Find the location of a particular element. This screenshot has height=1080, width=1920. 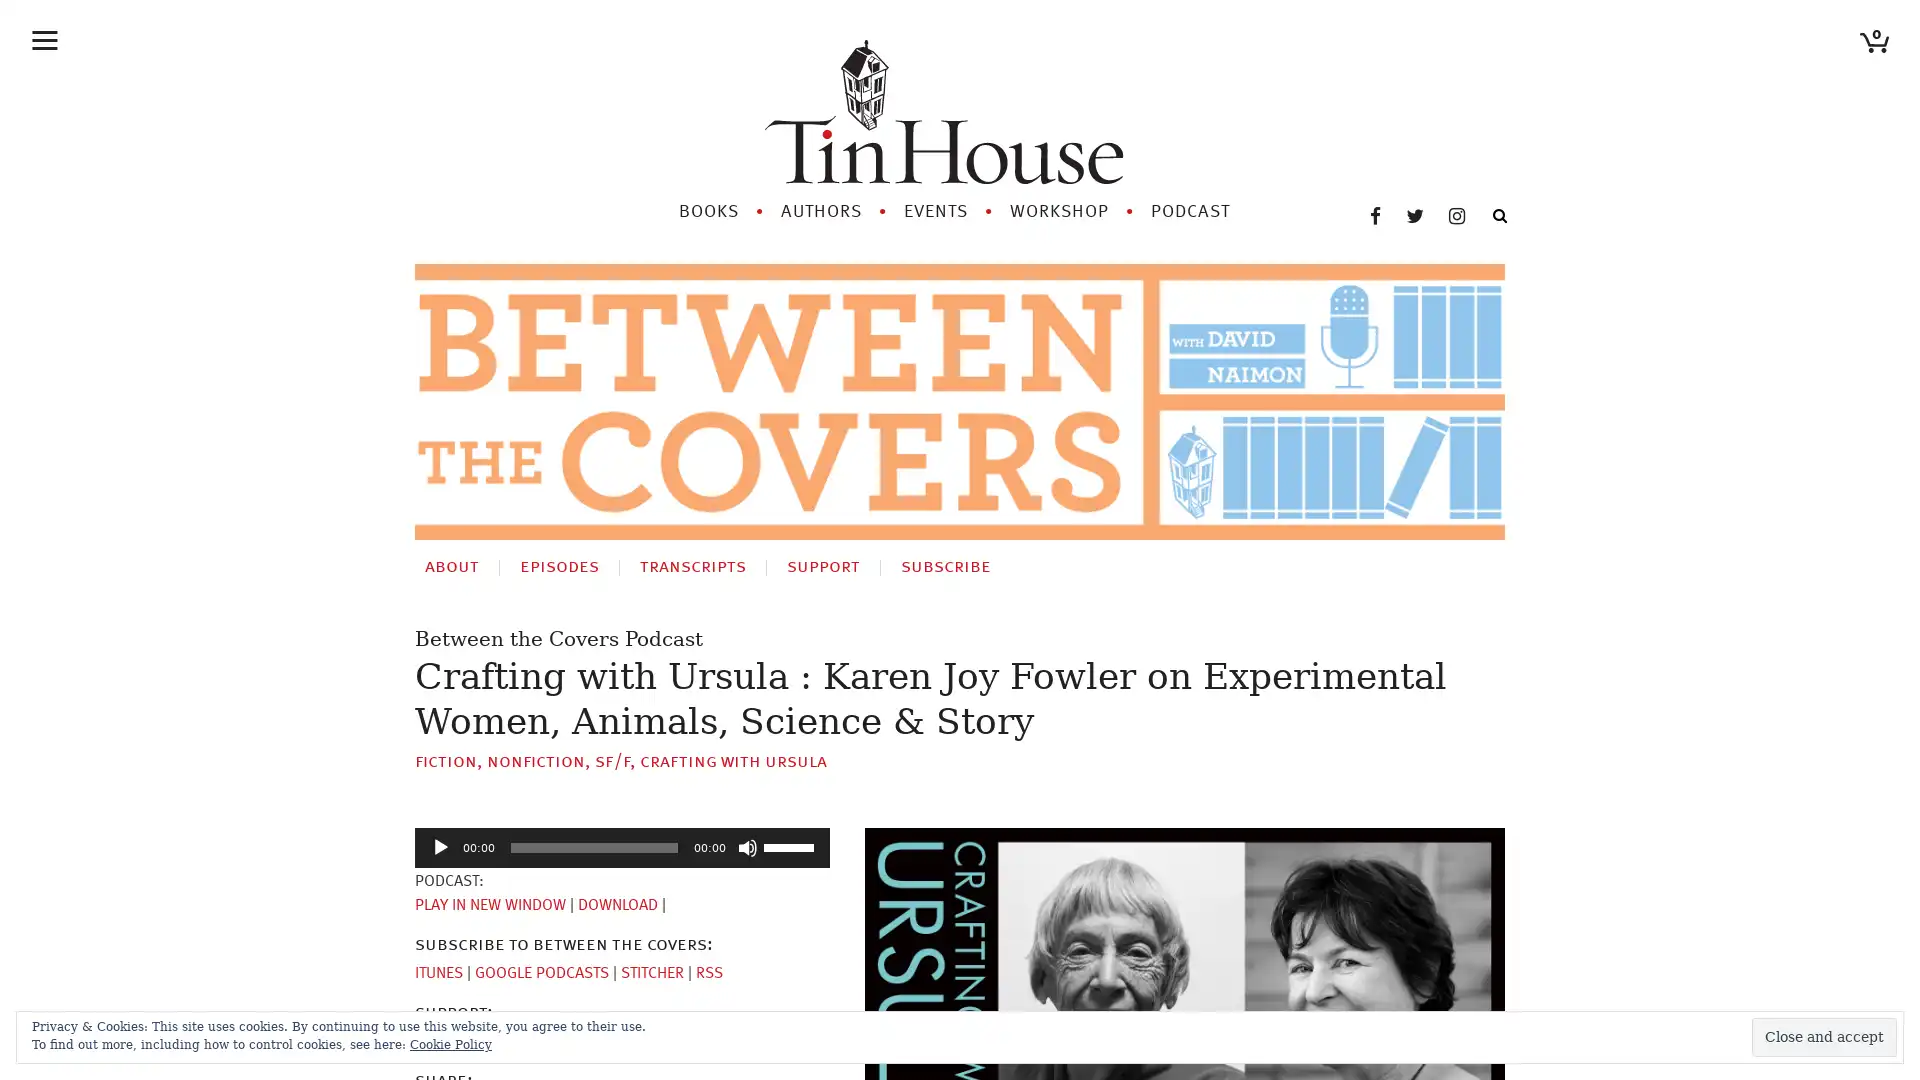

Mute is located at coordinates (747, 847).